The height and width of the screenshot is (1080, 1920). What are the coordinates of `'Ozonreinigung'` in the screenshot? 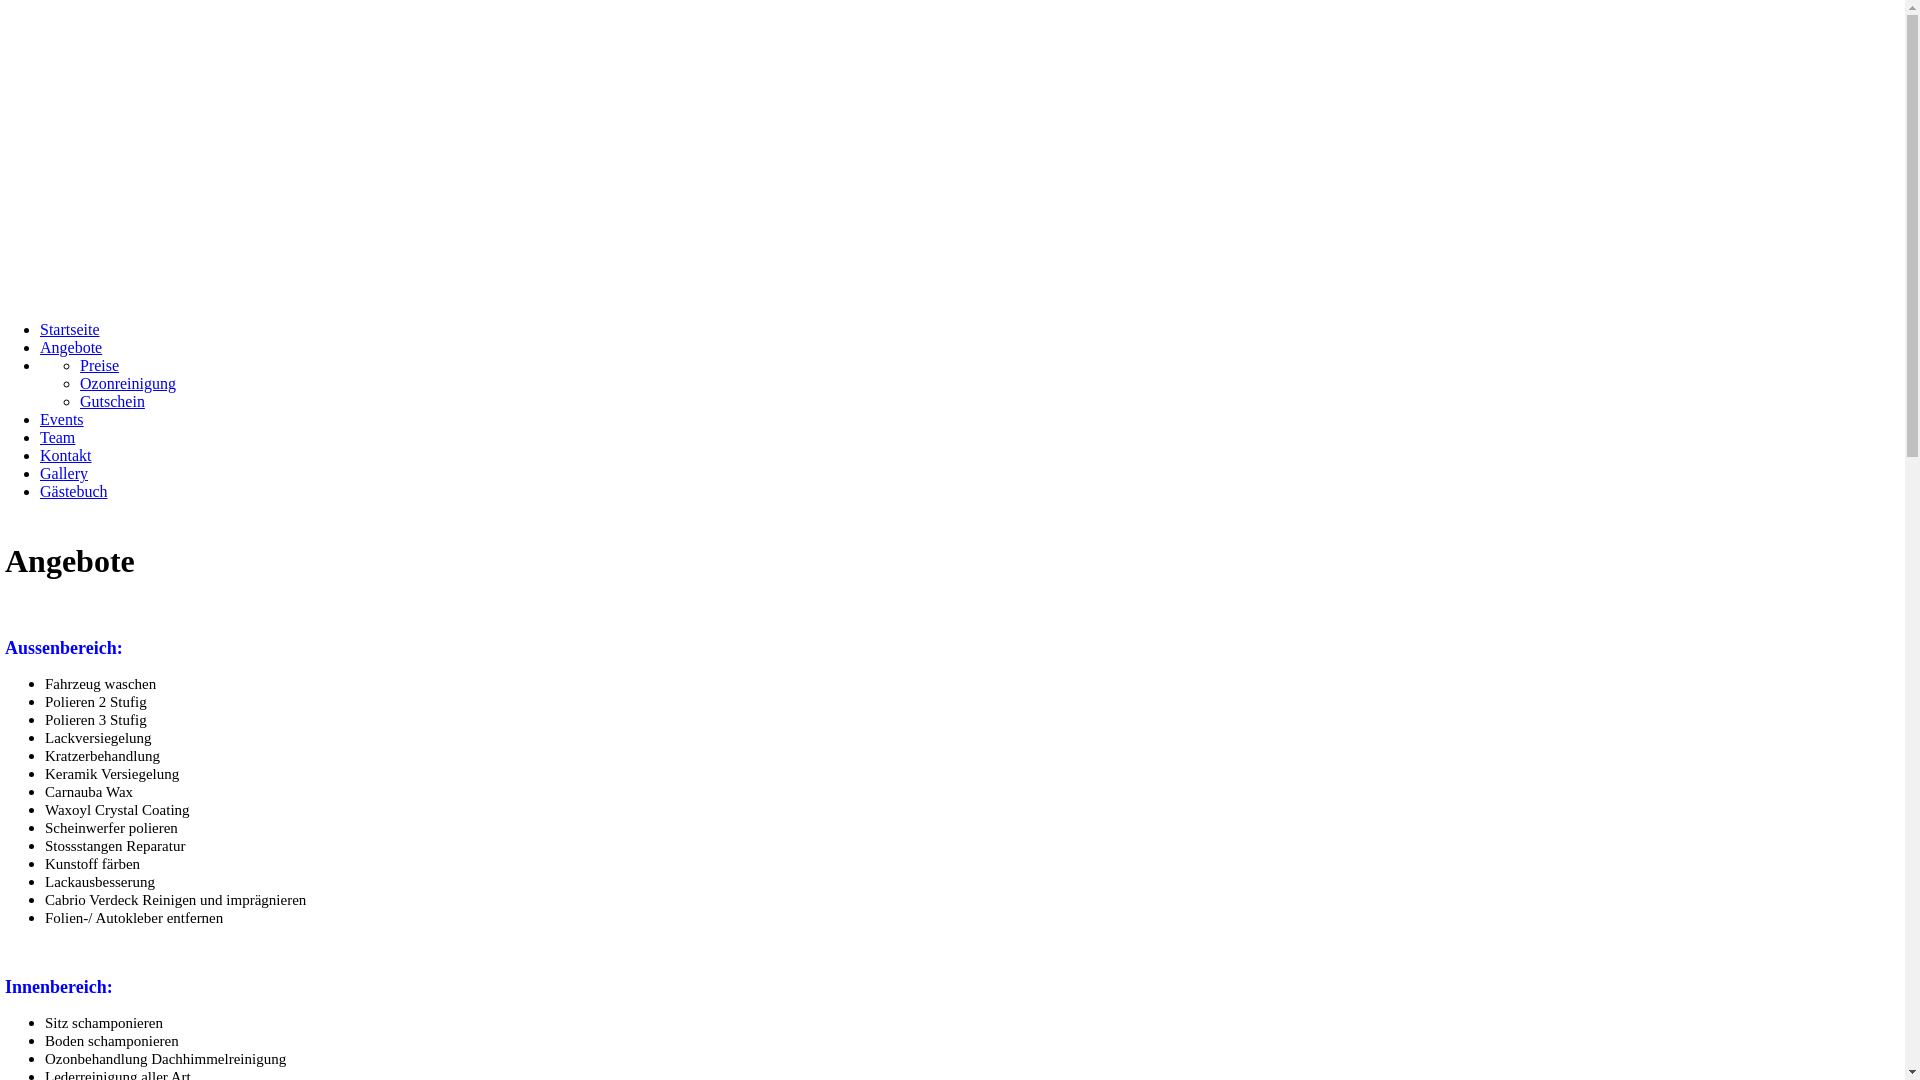 It's located at (127, 383).